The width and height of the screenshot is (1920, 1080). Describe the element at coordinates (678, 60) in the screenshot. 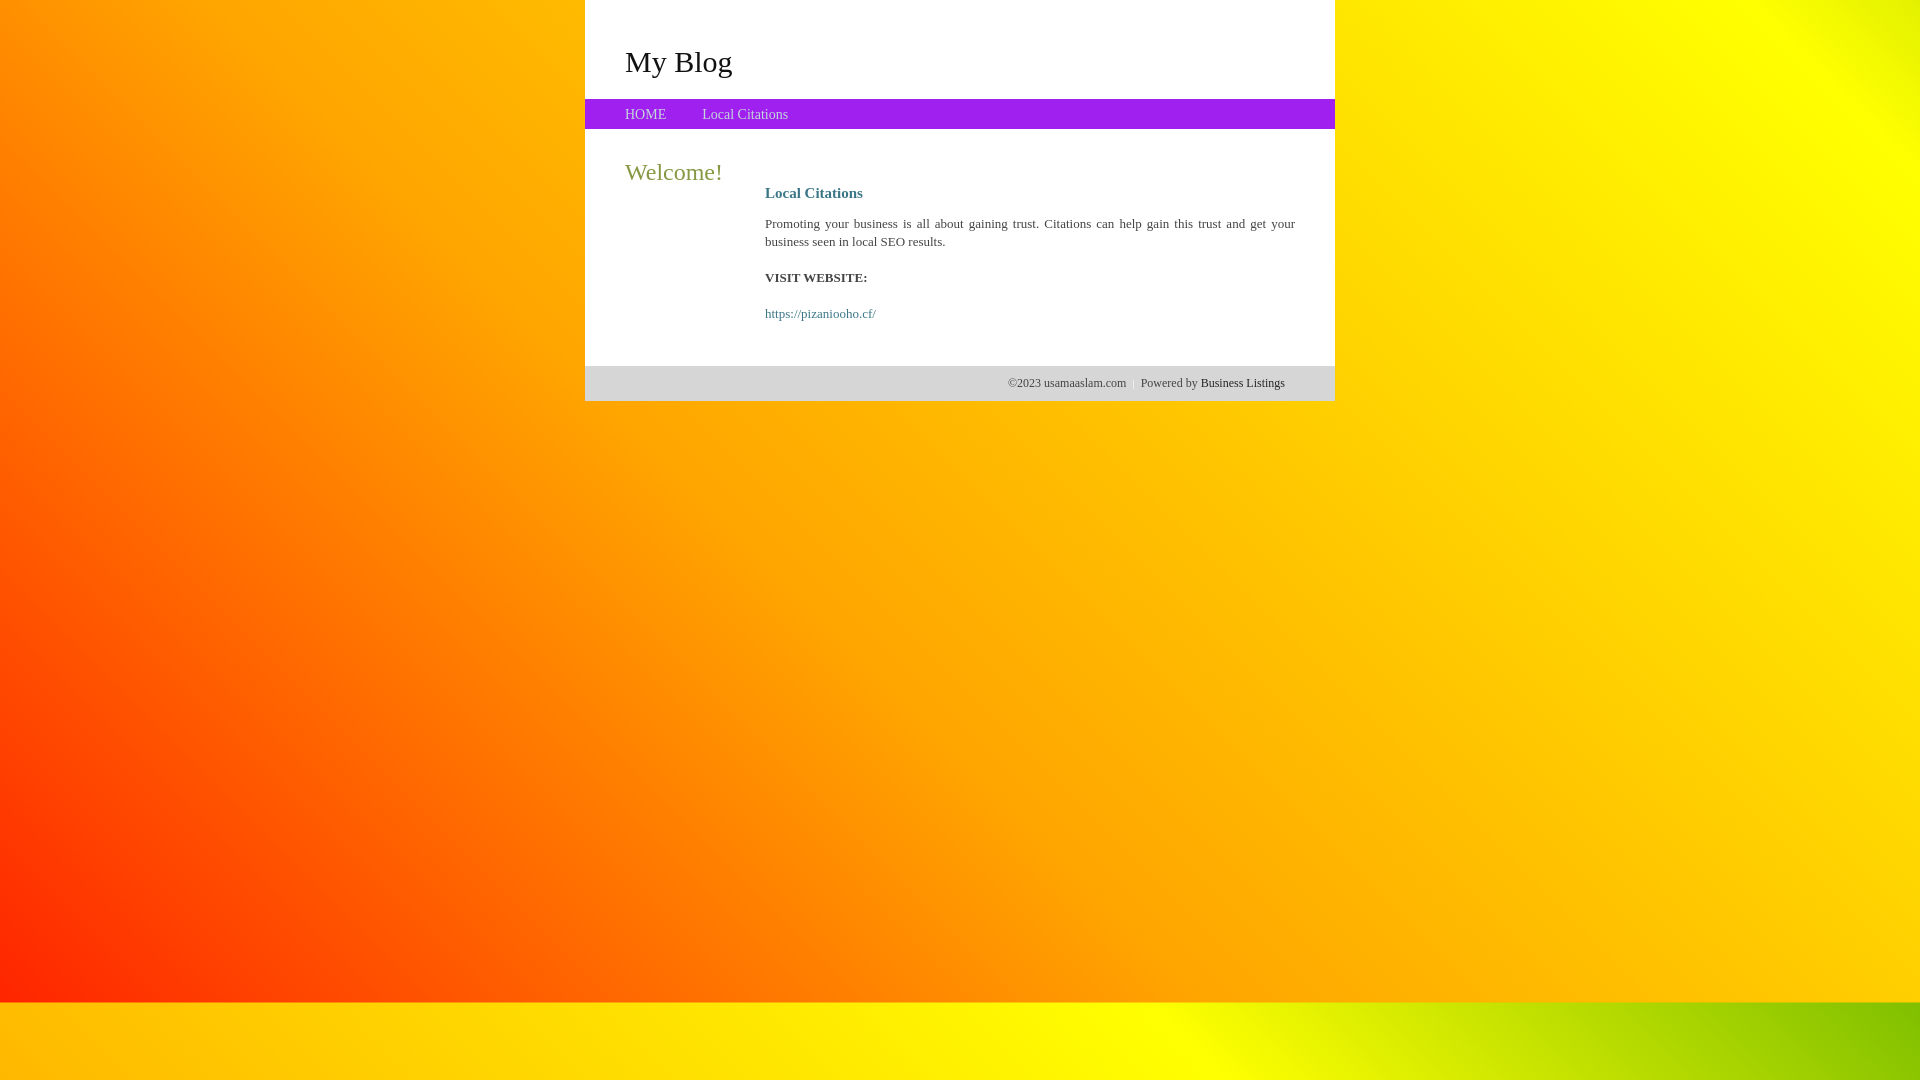

I see `'My Blog'` at that location.